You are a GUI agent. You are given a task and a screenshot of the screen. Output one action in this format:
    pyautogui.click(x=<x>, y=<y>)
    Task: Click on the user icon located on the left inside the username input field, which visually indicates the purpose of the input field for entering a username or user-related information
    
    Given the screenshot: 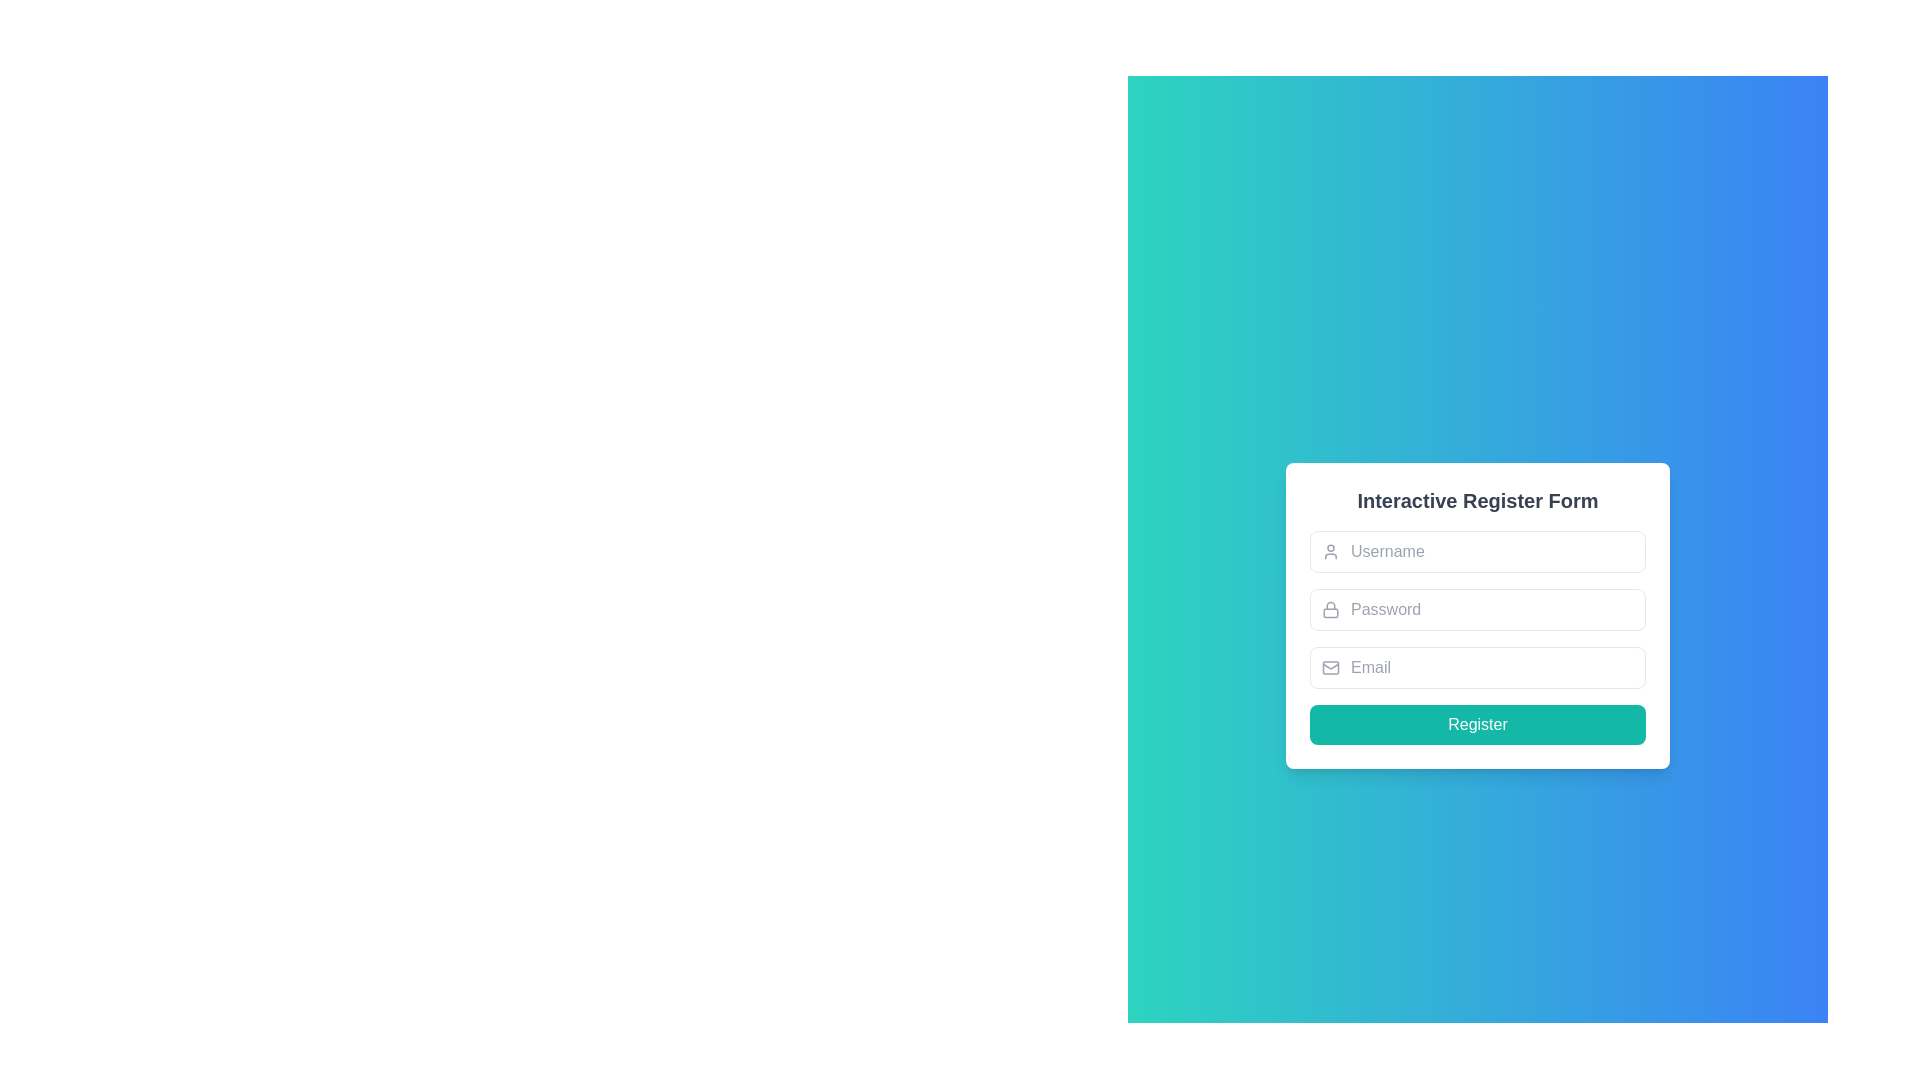 What is the action you would take?
    pyautogui.click(x=1330, y=551)
    